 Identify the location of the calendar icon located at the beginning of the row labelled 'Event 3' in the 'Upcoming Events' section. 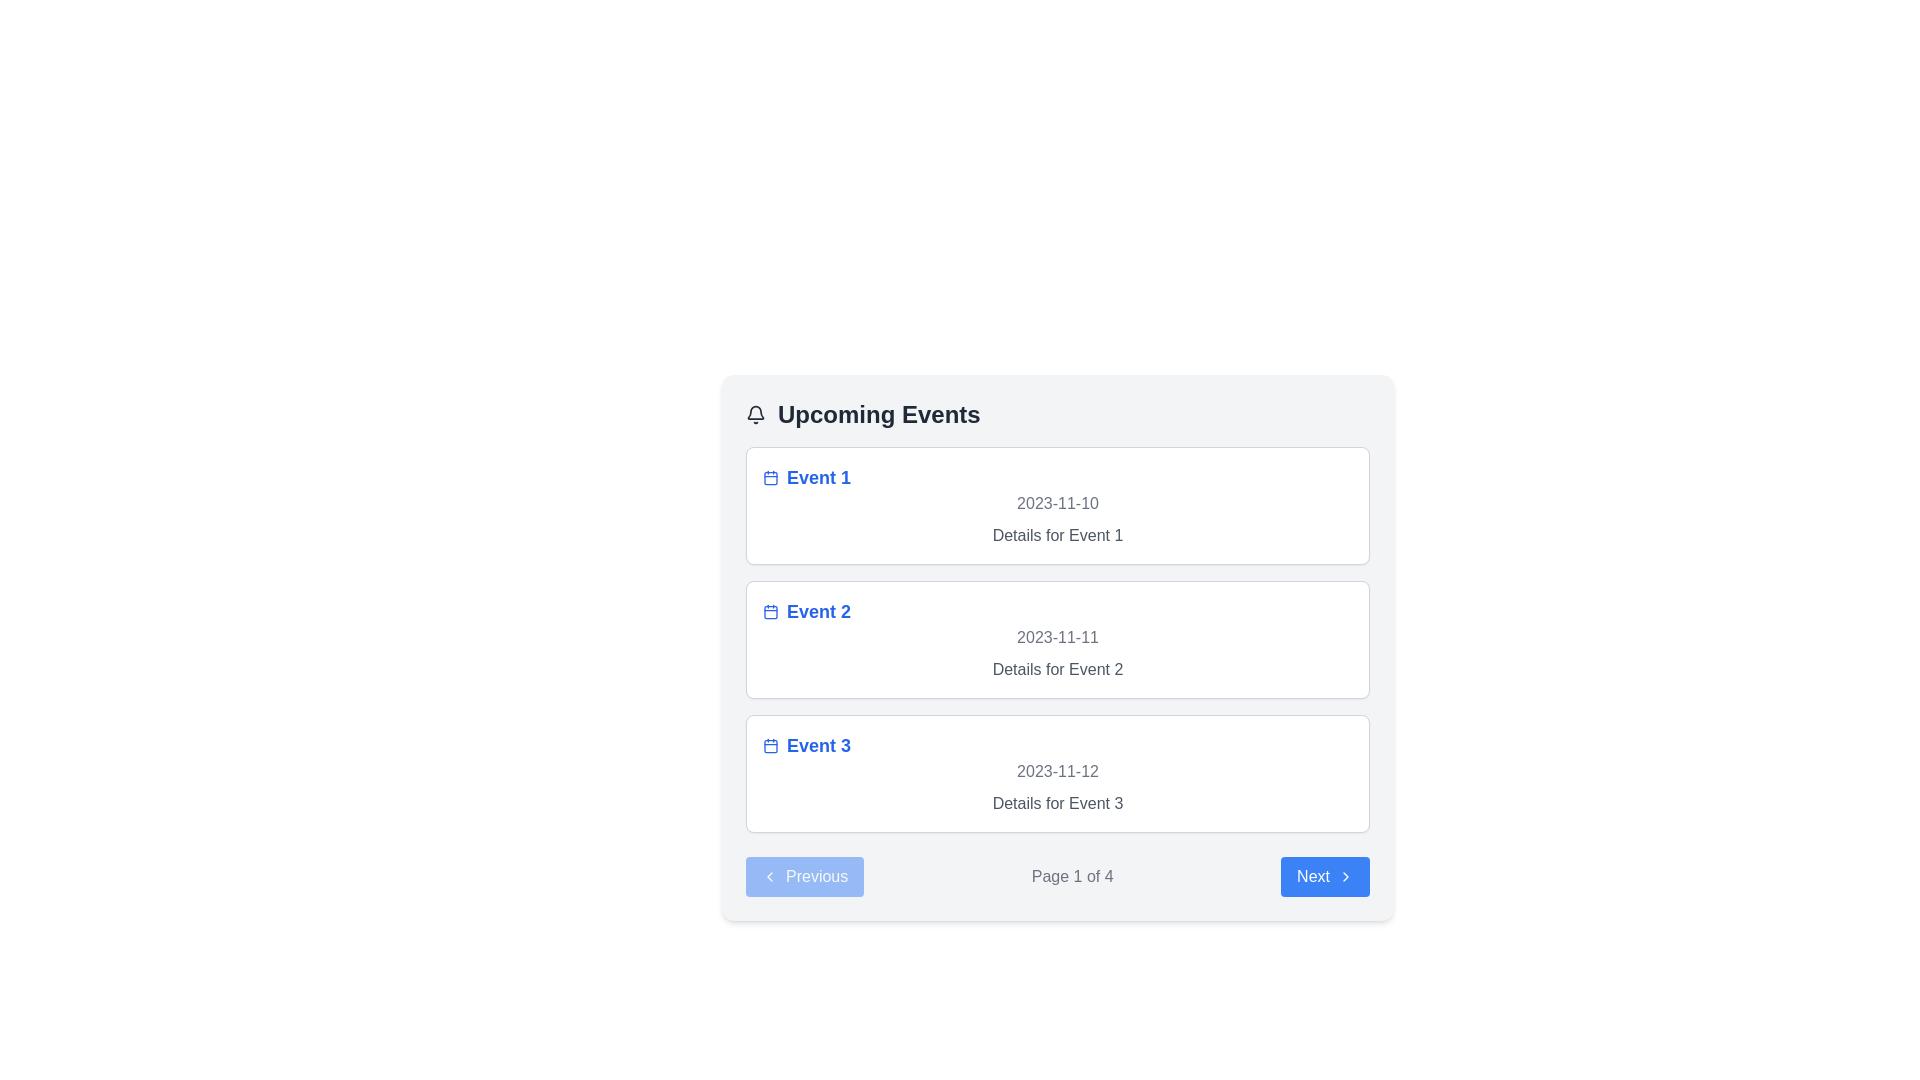
(770, 745).